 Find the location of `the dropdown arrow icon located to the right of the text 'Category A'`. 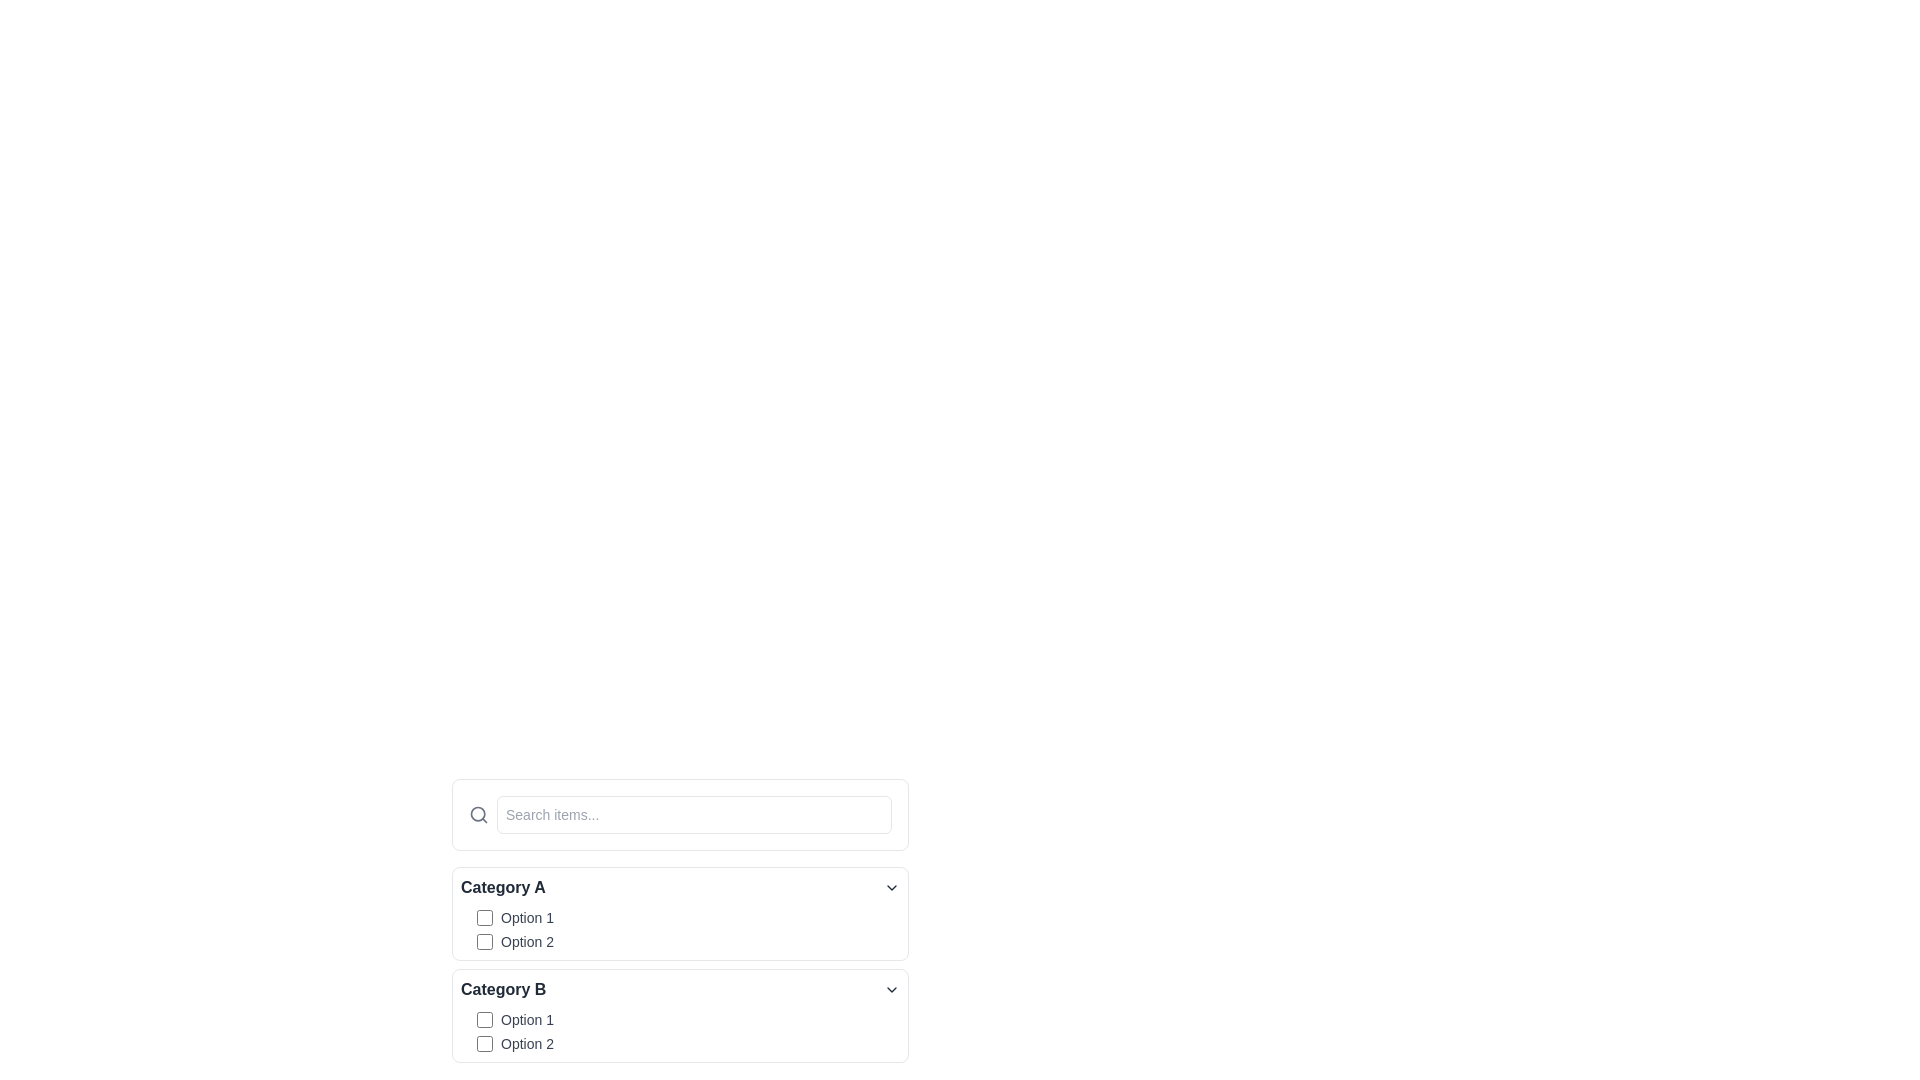

the dropdown arrow icon located to the right of the text 'Category A' is located at coordinates (891, 886).